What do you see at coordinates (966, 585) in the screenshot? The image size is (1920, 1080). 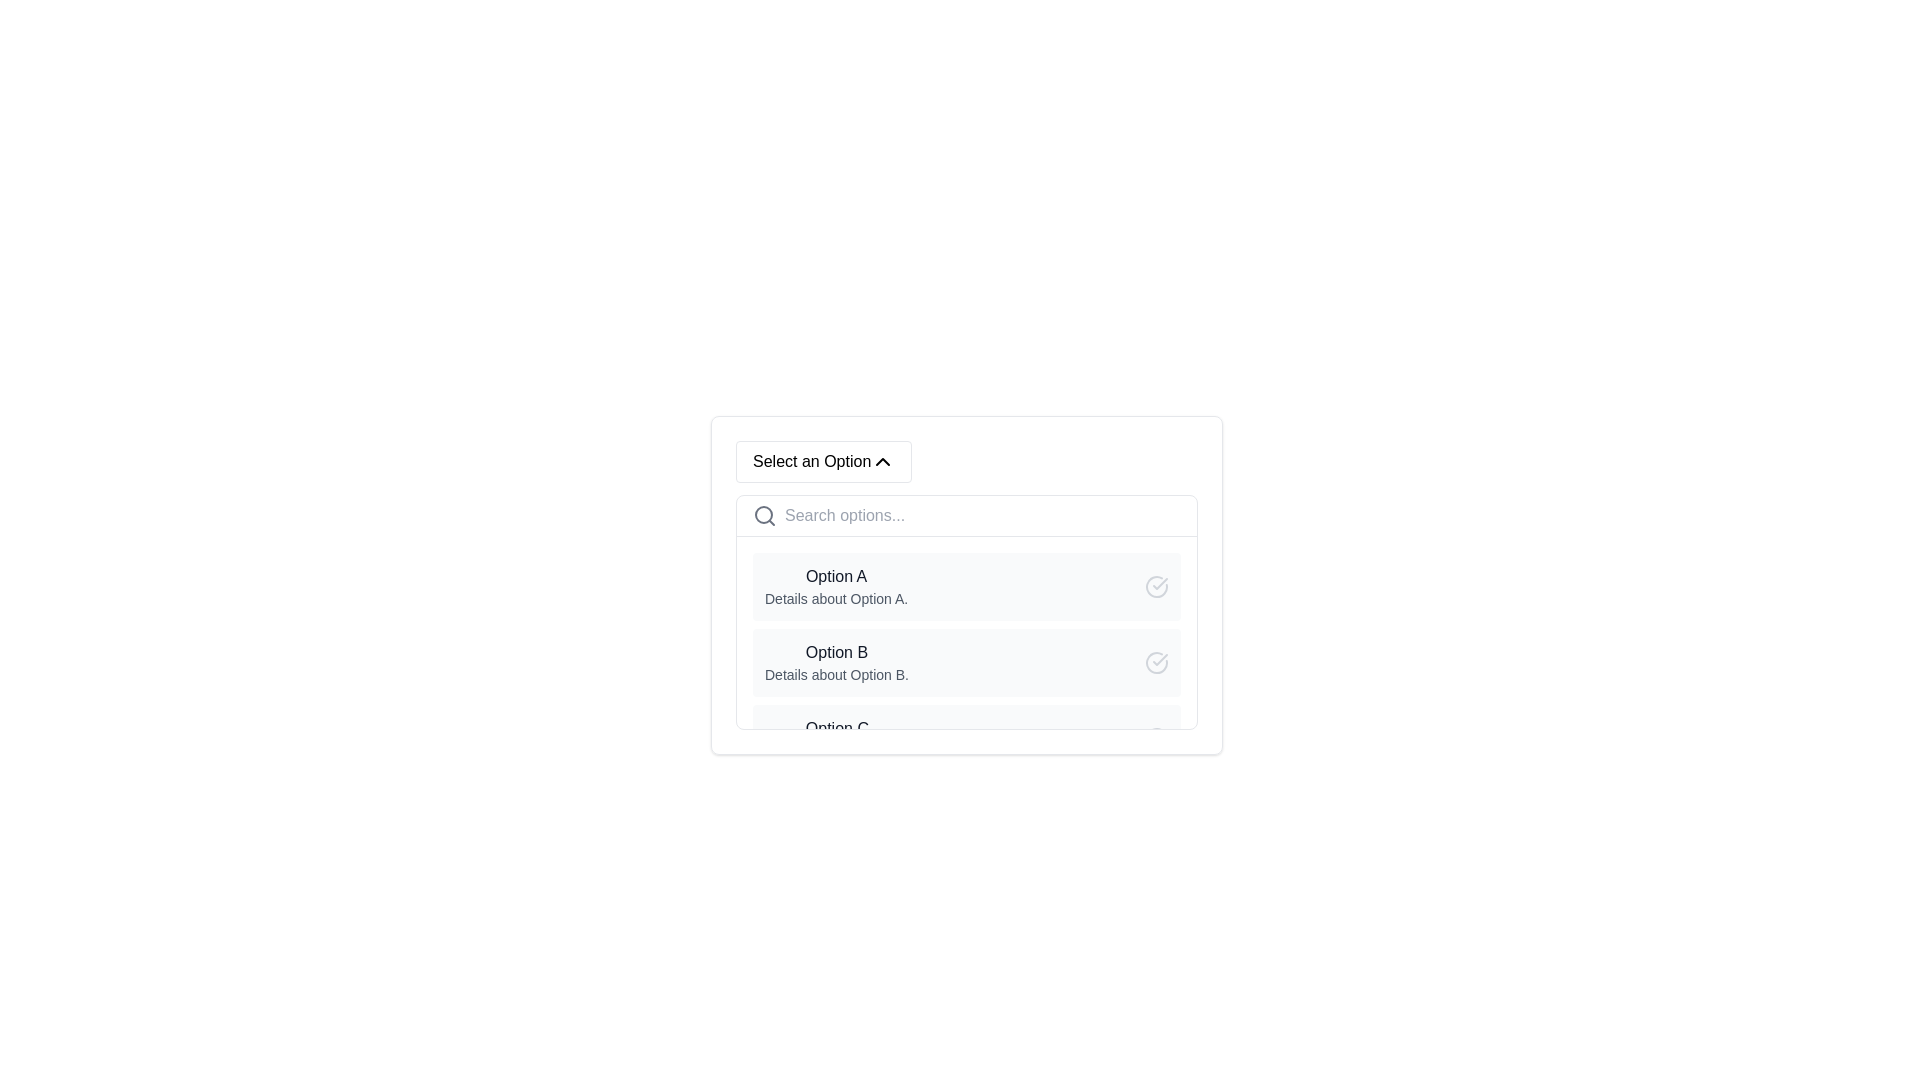 I see `the first option in the dropdown menu labeled 'Option A'` at bounding box center [966, 585].